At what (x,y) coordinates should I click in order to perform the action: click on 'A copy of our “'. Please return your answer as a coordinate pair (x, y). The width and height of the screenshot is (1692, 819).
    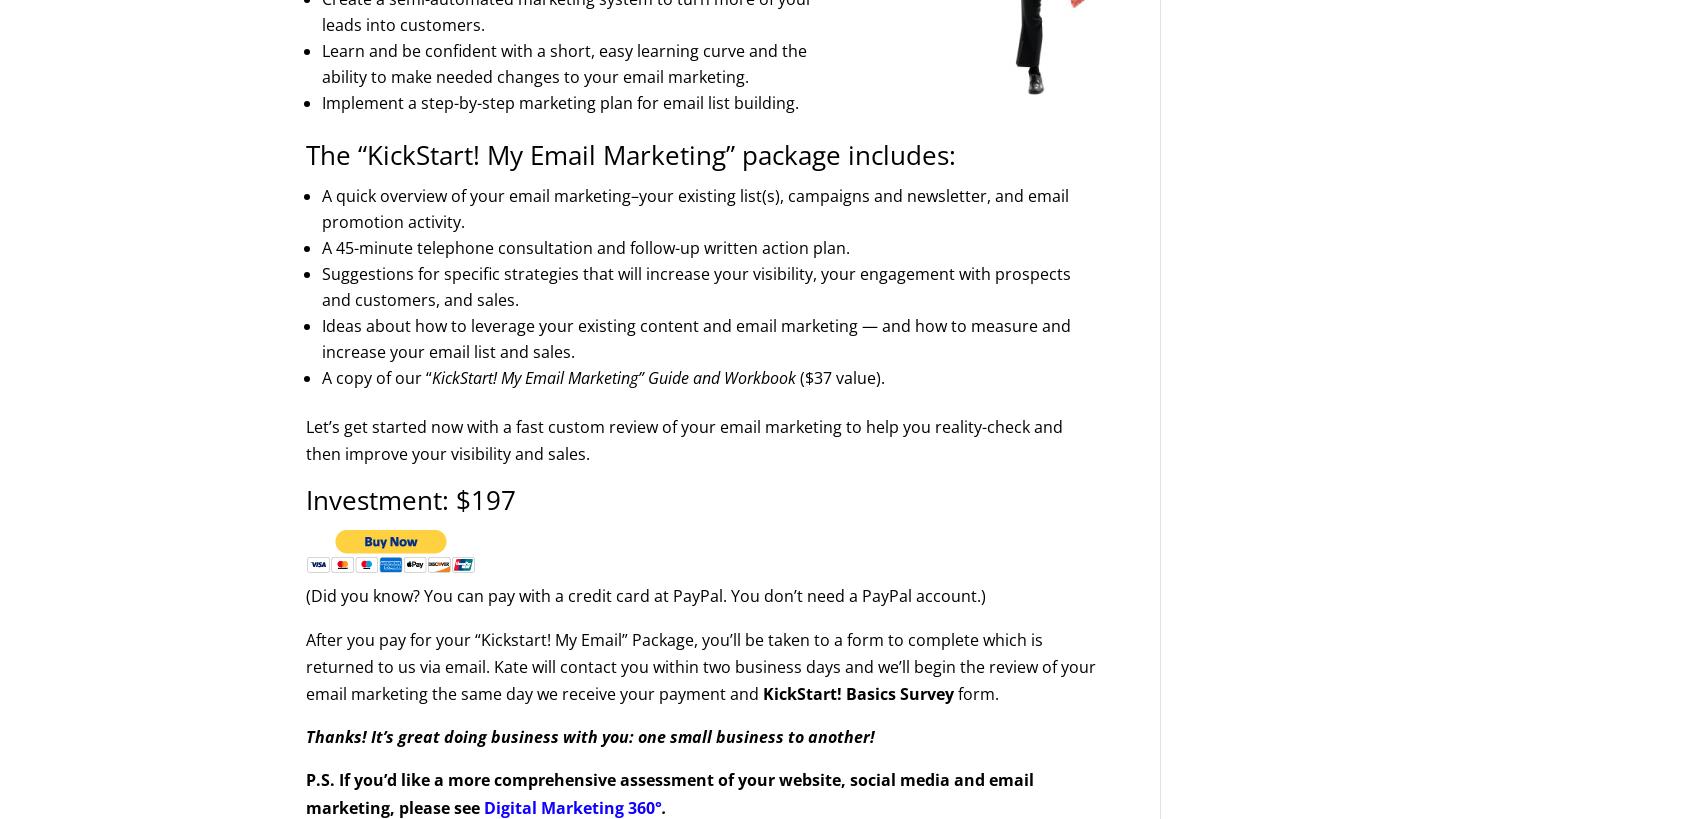
    Looking at the image, I should click on (376, 376).